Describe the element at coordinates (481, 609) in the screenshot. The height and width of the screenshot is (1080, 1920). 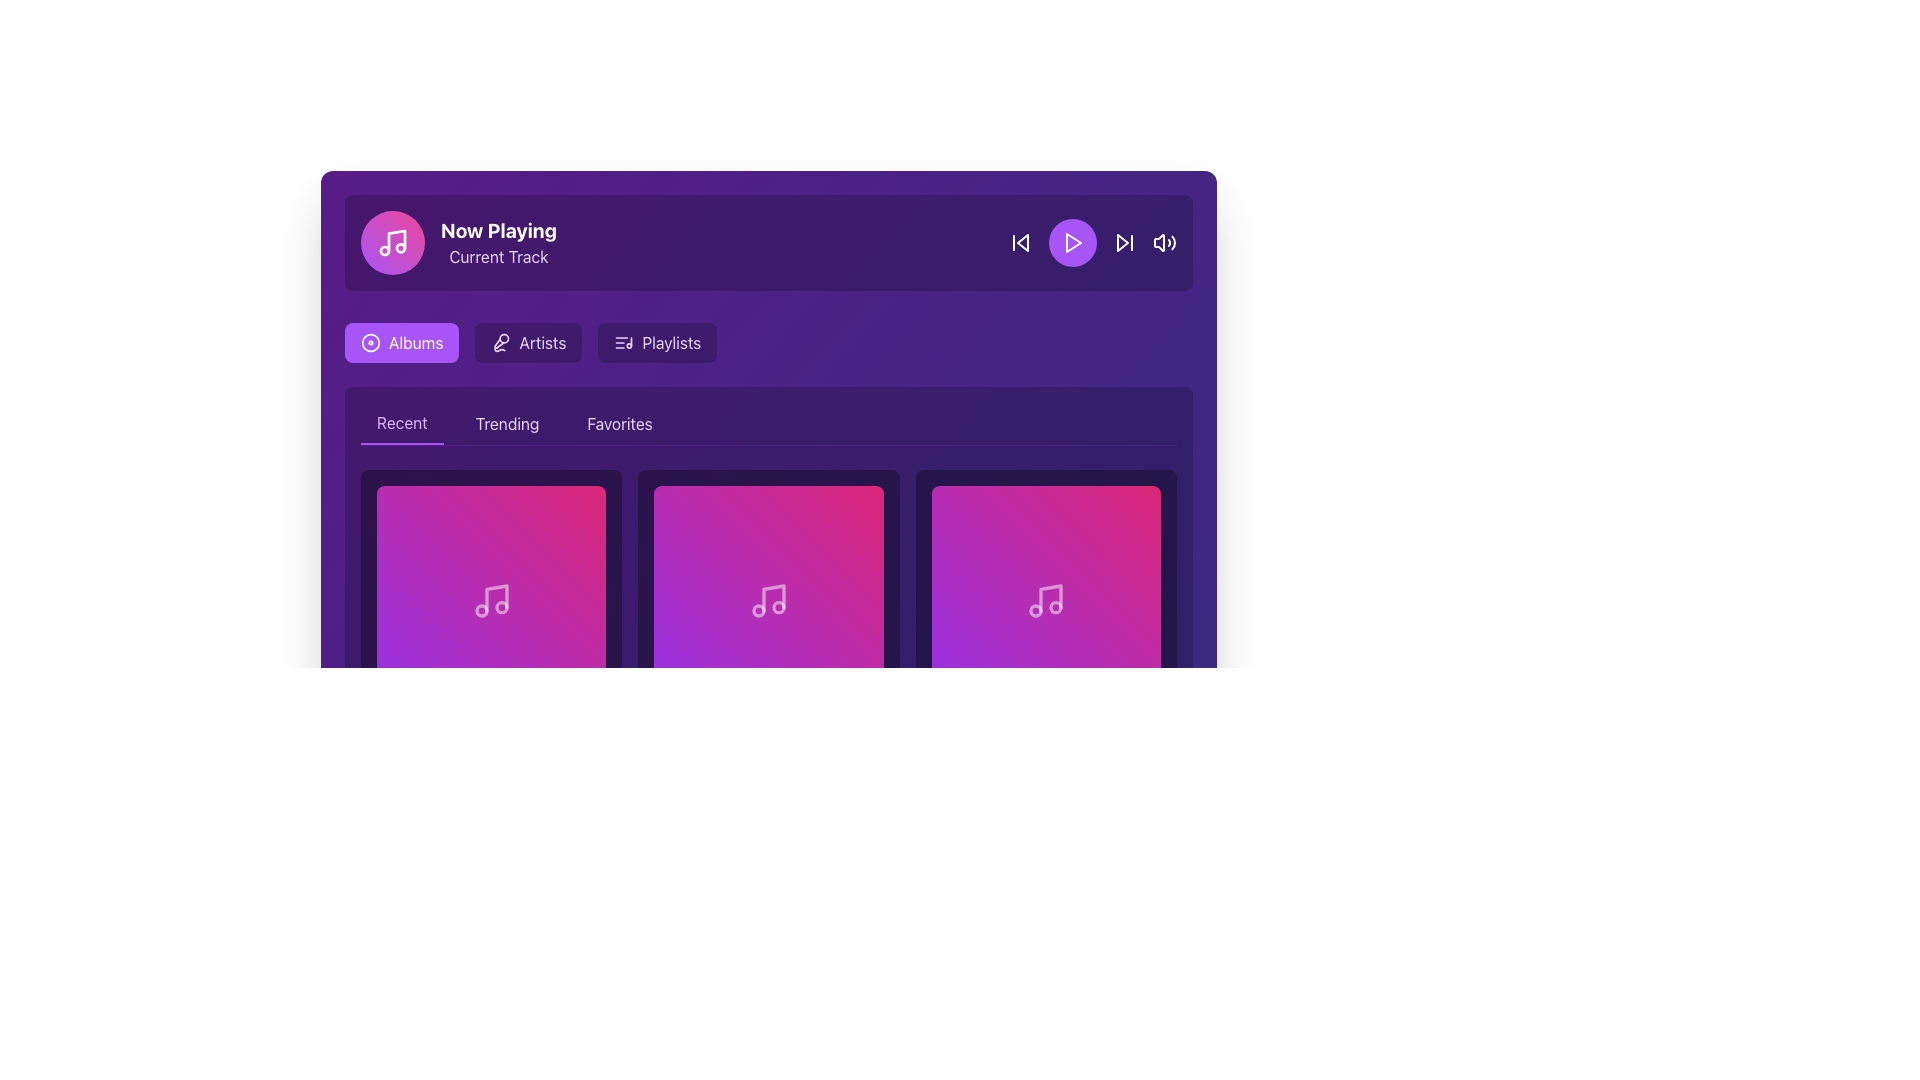
I see `left-most circle of the musical note icon, which is a decorative SVG component contributing to the visual design` at that location.